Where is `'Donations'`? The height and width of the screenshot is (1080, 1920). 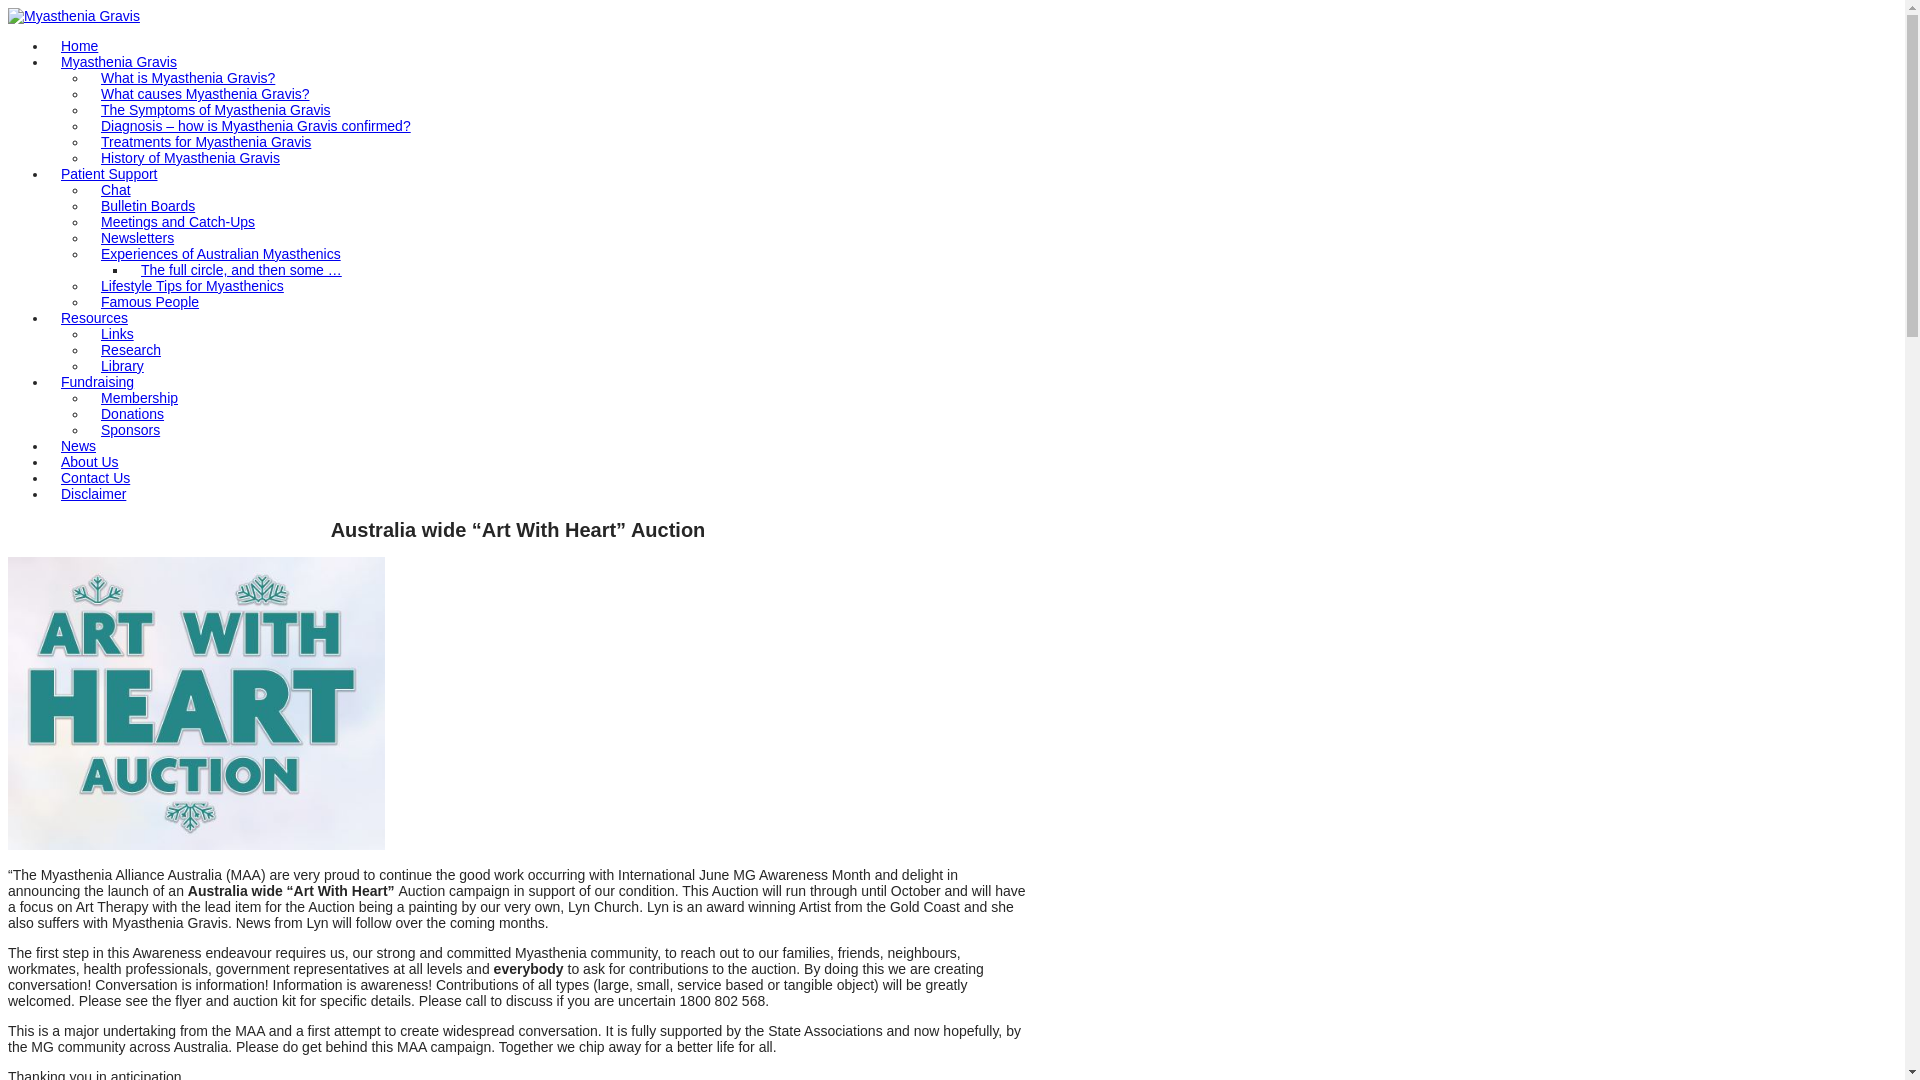 'Donations' is located at coordinates (131, 412).